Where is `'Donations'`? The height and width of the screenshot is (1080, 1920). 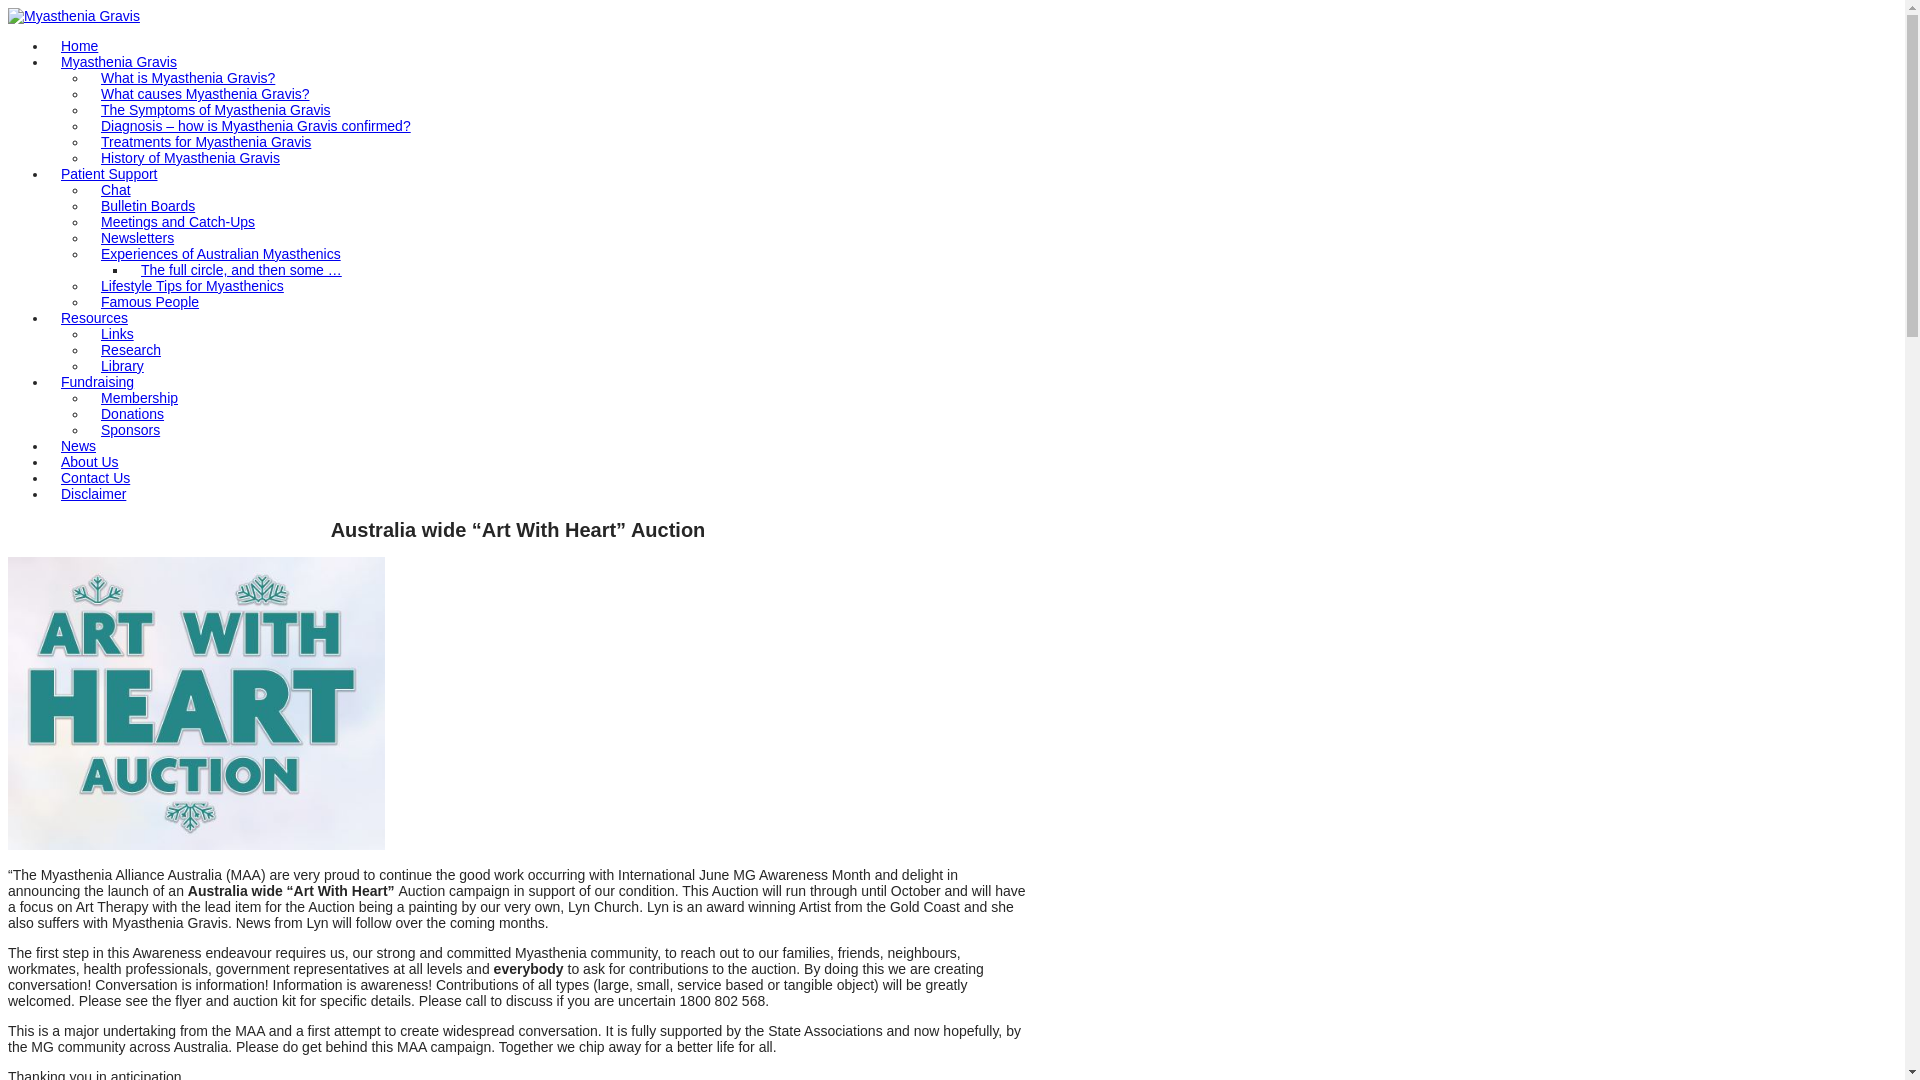 'Donations' is located at coordinates (131, 412).